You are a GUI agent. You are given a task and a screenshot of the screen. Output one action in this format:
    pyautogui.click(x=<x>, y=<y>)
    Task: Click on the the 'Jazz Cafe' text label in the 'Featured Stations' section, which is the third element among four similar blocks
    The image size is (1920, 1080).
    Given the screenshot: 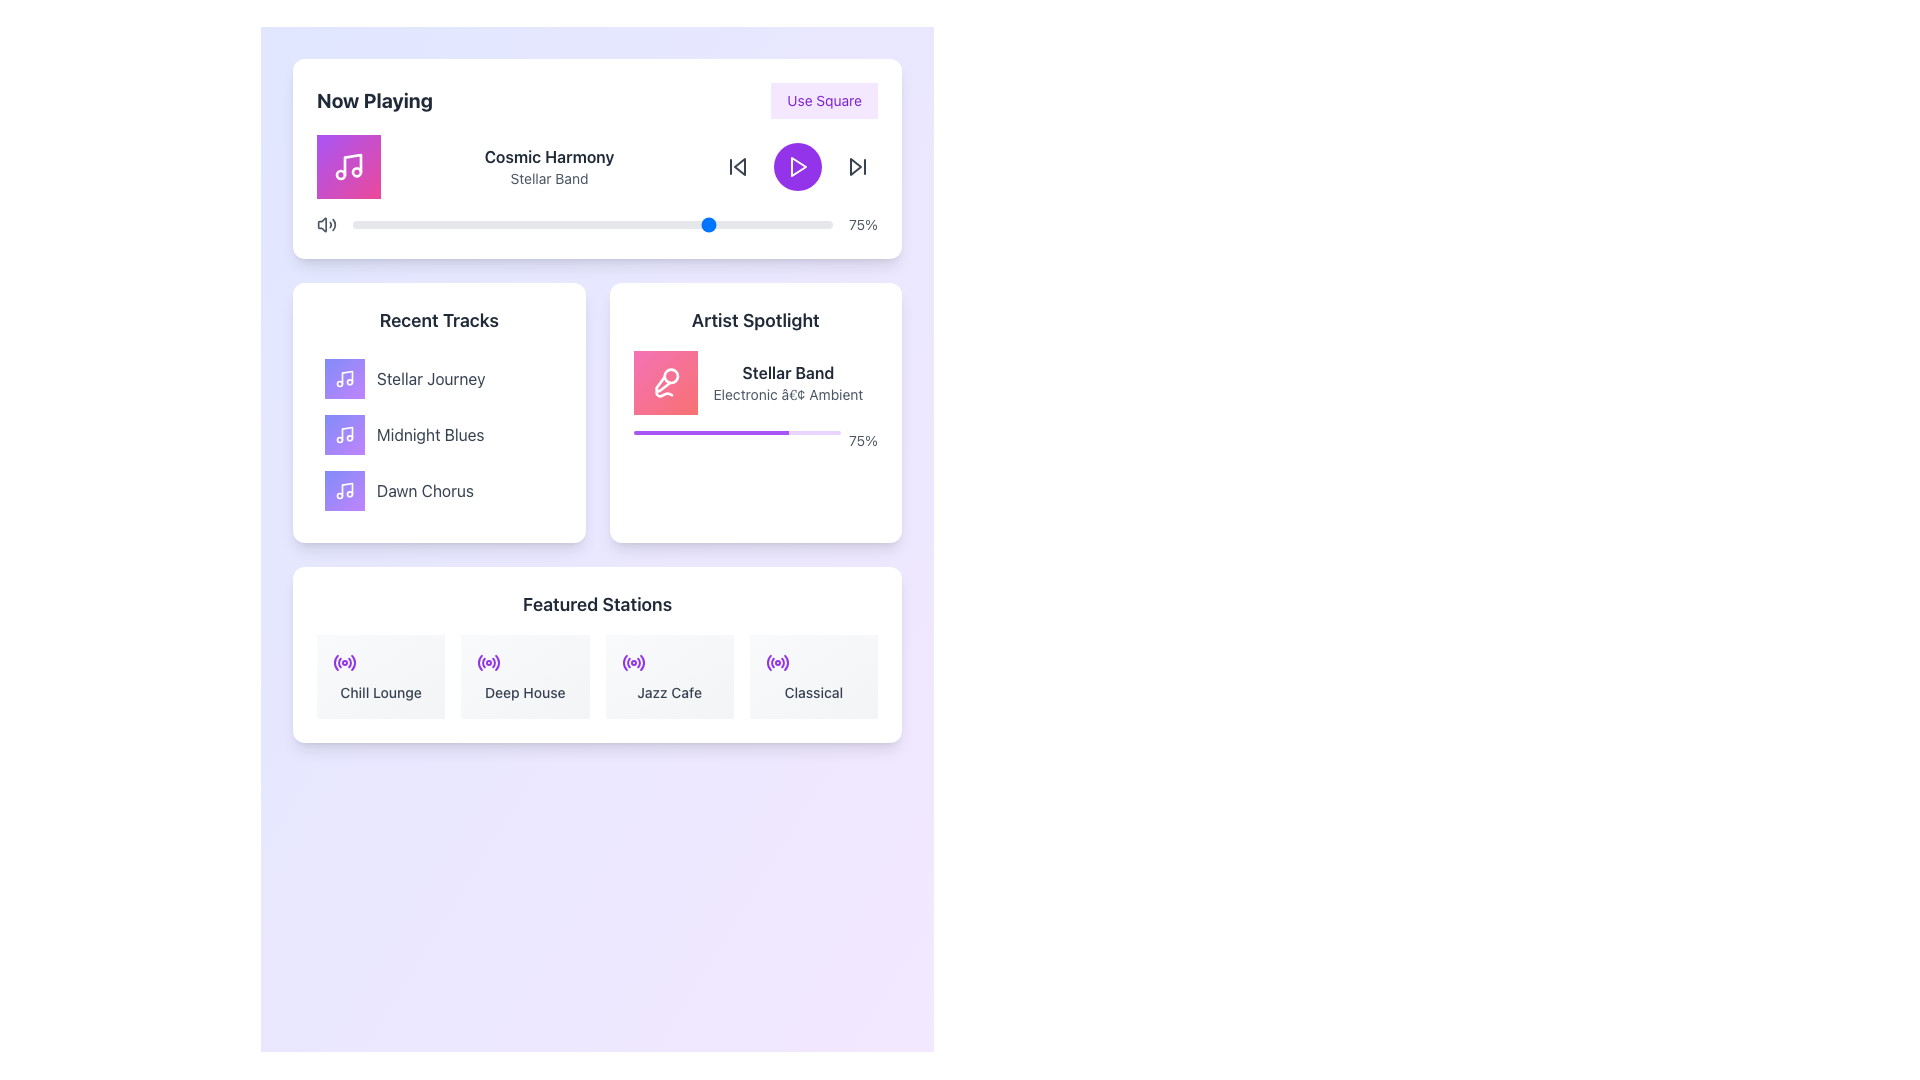 What is the action you would take?
    pyautogui.click(x=669, y=692)
    